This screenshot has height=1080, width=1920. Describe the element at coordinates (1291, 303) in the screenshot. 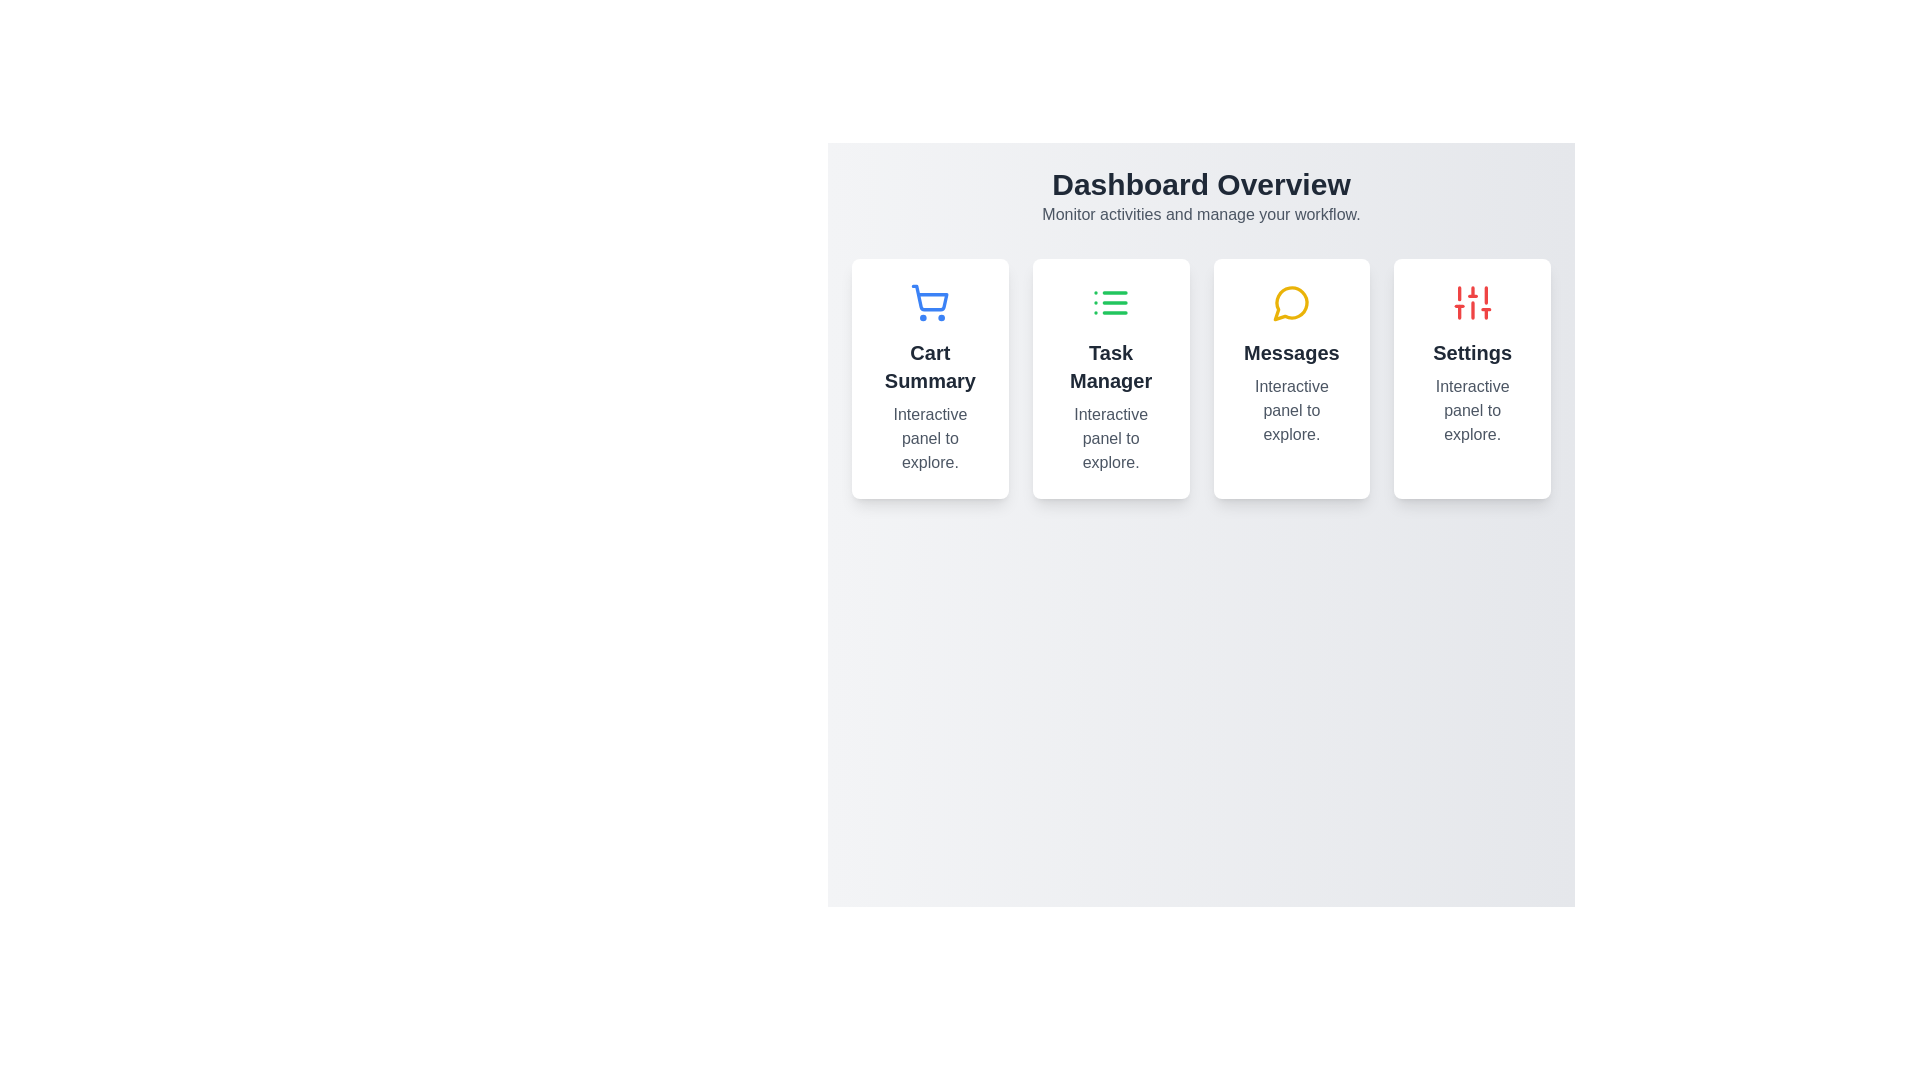

I see `messaging icon located in the Messages panel of the Dashboard Overview interface, which is positioned between the Task Manager and Settings panels` at that location.